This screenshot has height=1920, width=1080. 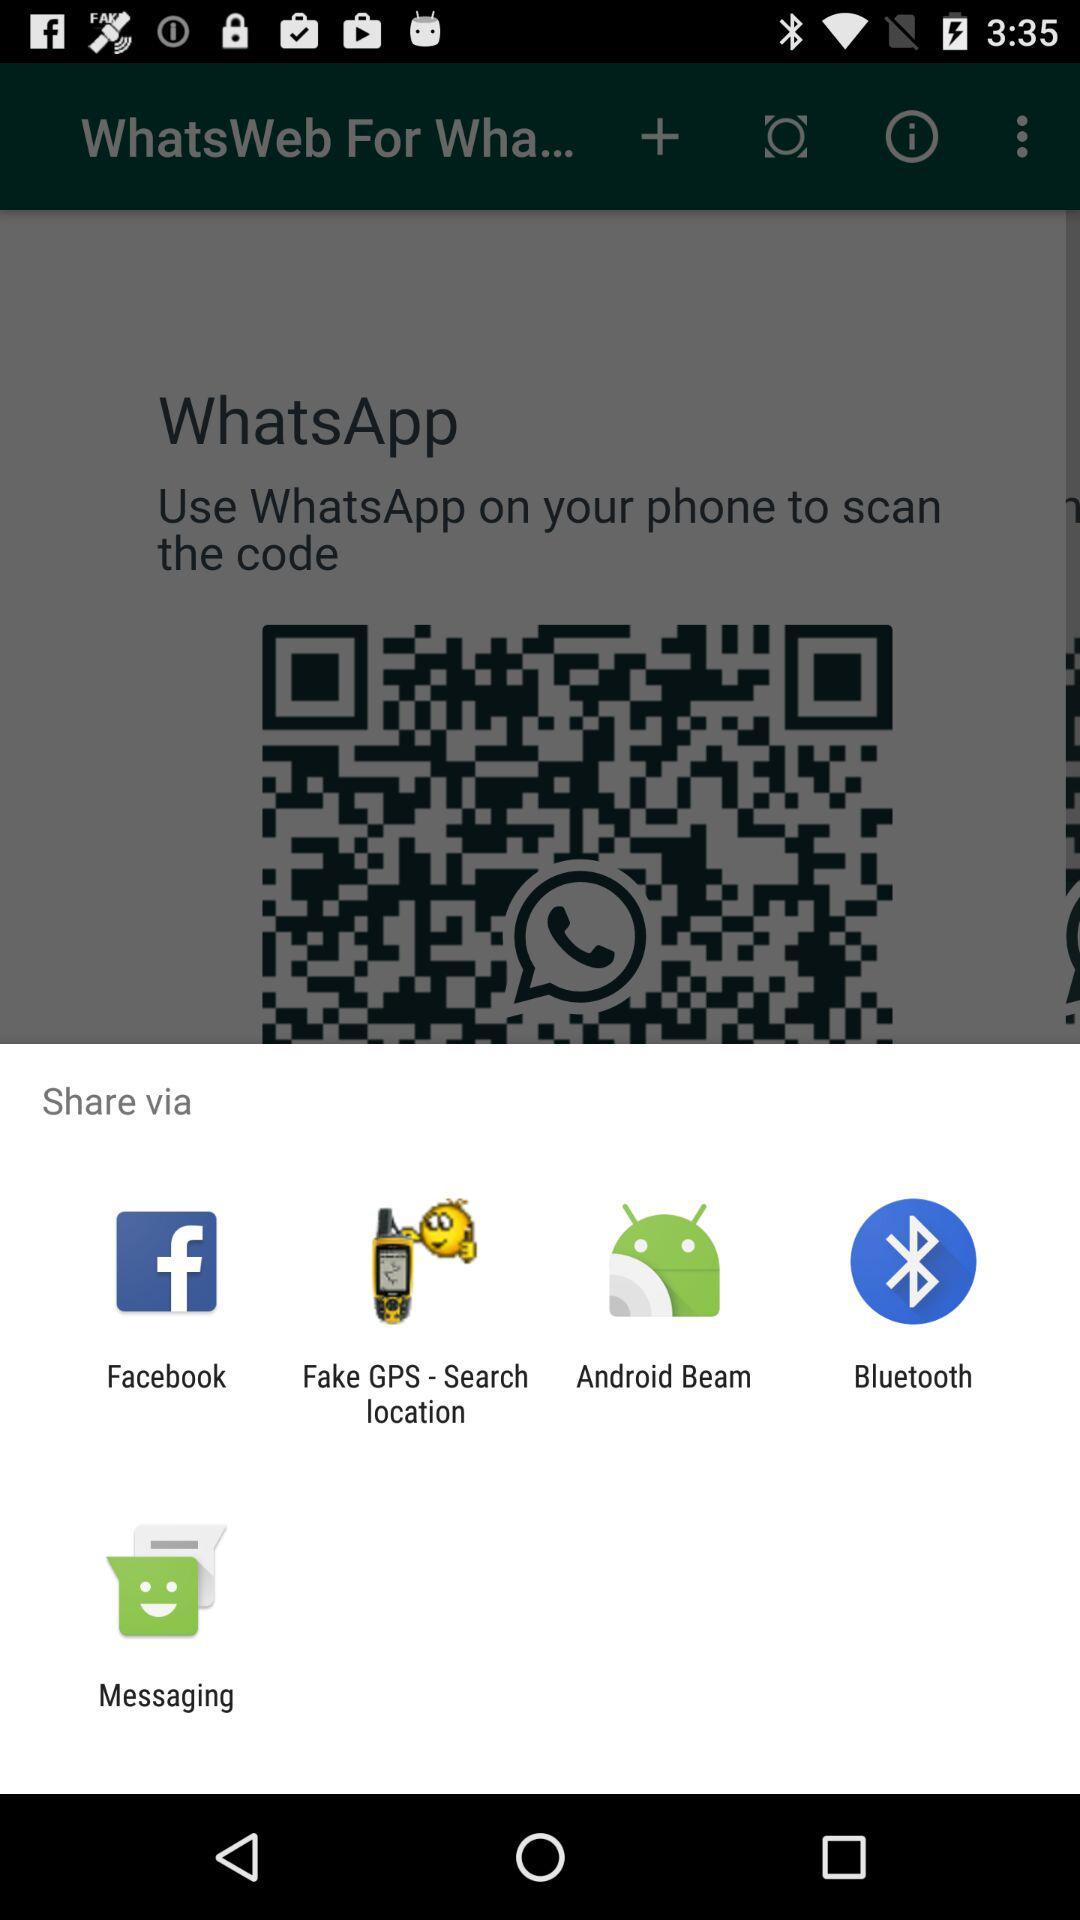 What do you see at coordinates (414, 1392) in the screenshot?
I see `the fake gps search icon` at bounding box center [414, 1392].